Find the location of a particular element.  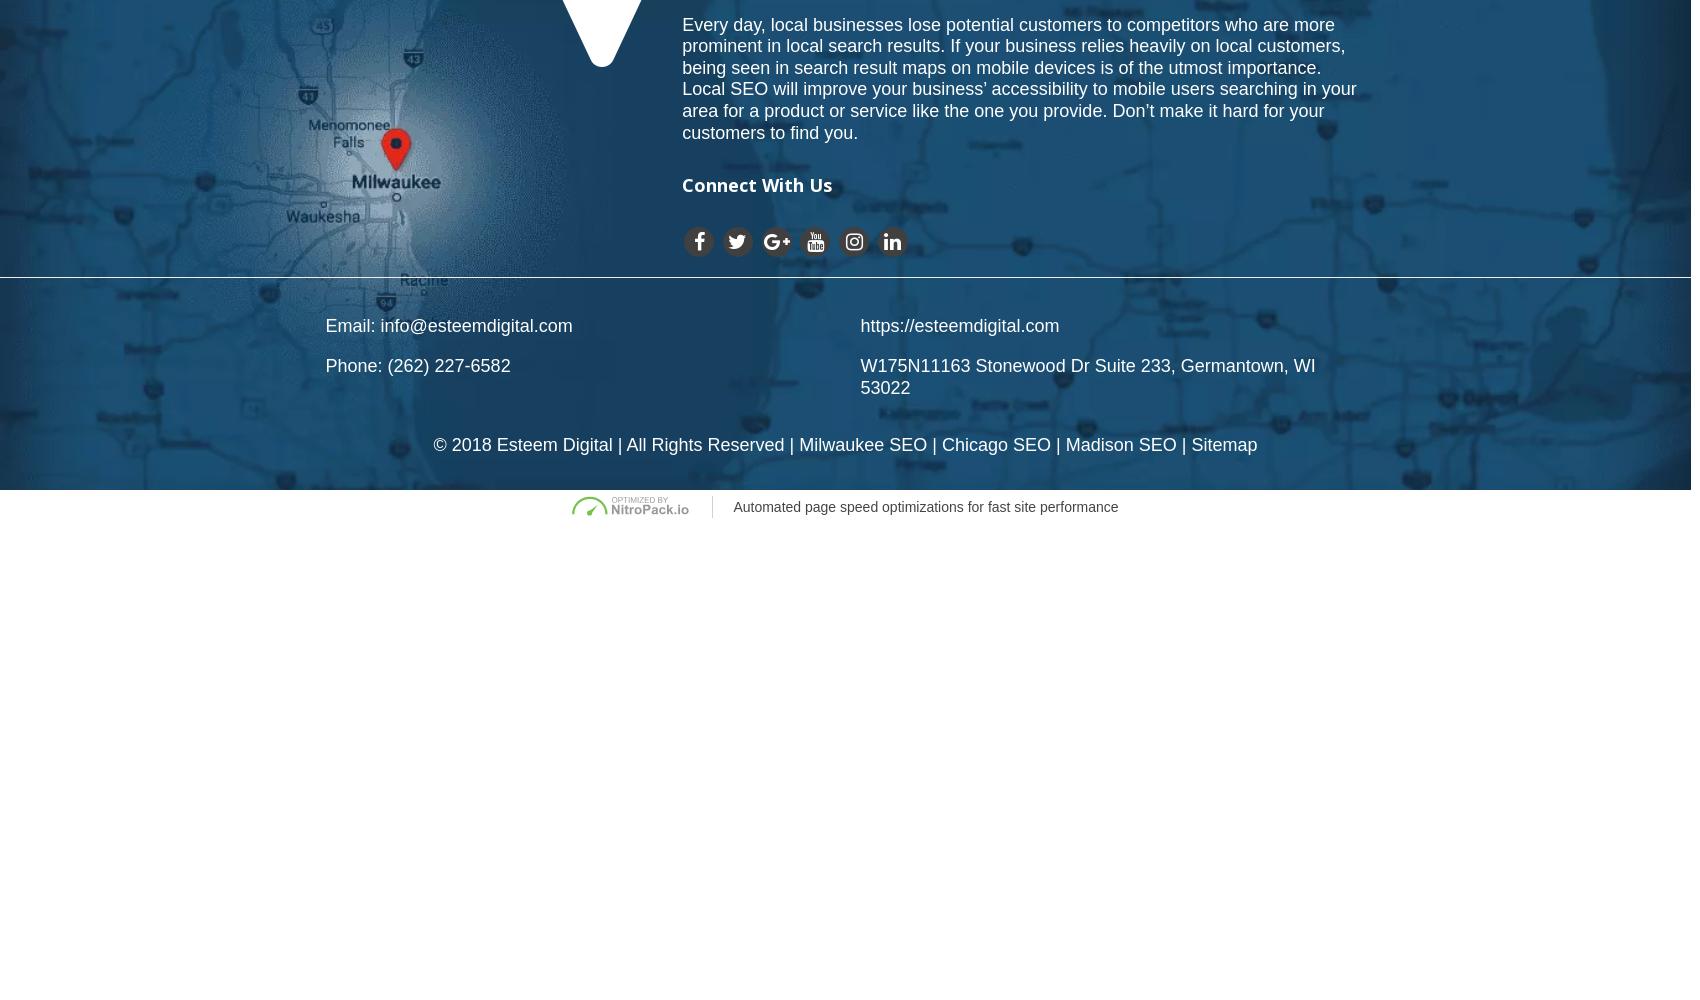

'© 2018 Esteem Digital | All Rights Reserved |' is located at coordinates (615, 444).